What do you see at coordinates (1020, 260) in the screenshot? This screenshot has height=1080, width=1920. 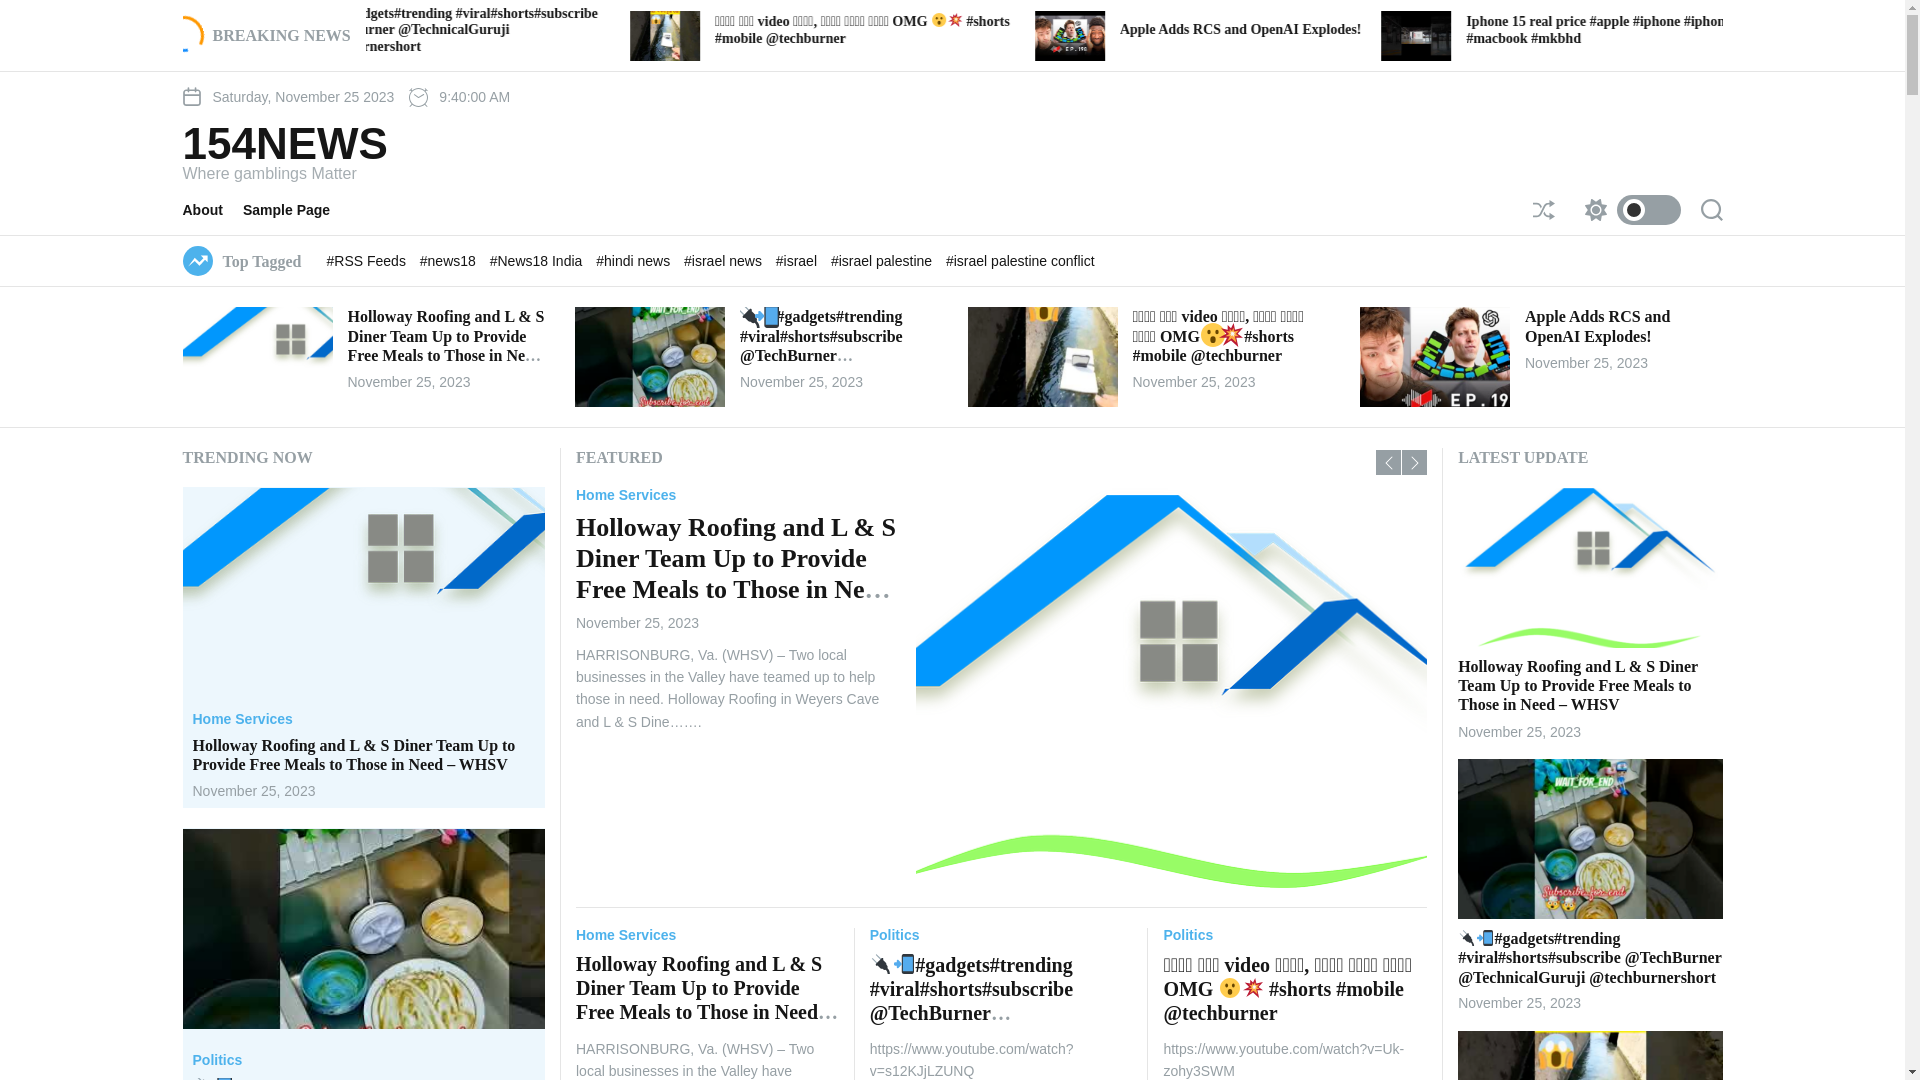 I see `'#israel palestine conflict'` at bounding box center [1020, 260].